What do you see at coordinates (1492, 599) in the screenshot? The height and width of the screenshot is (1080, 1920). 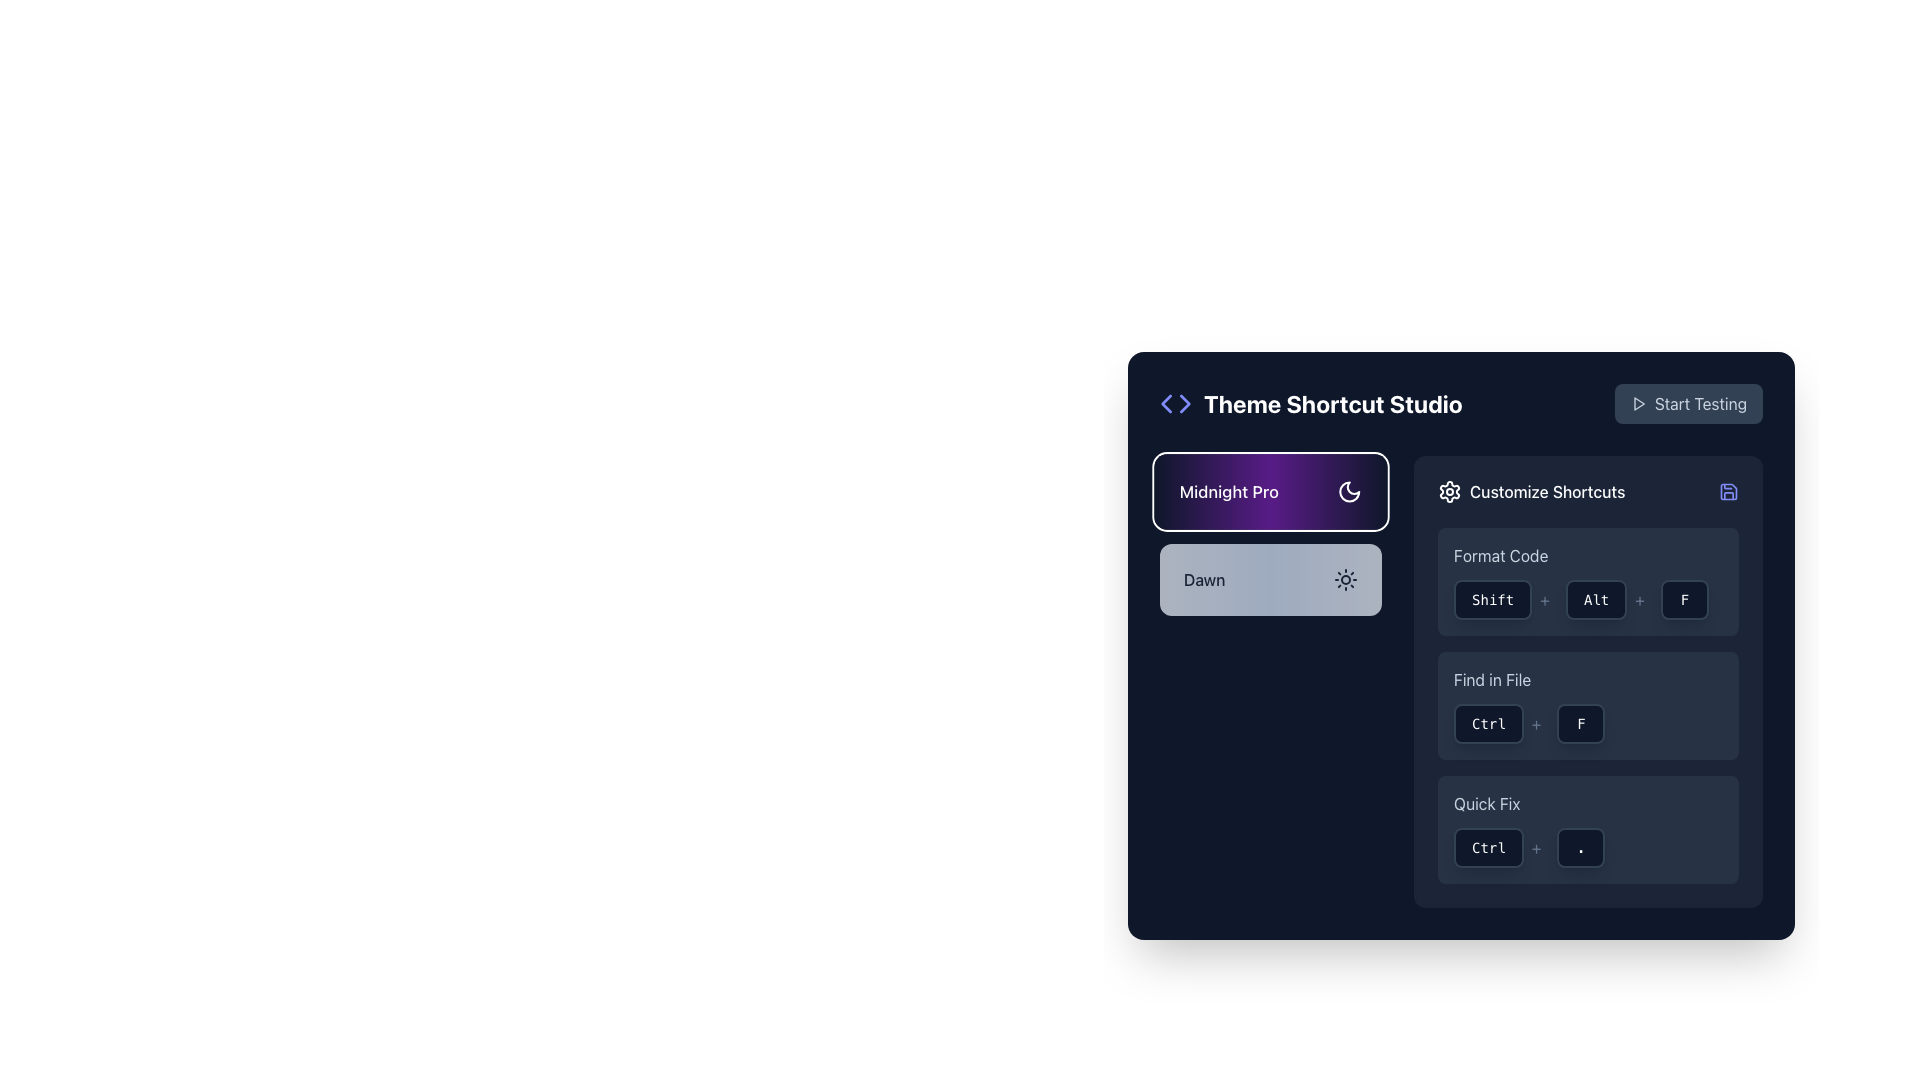 I see `the 'Shift' key Text Button located in the 'Customize Shortcuts' section of the 'Theme Shortcut Studio' interface, which is the first button in the sequence for the 'Format Code' shortcut` at bounding box center [1492, 599].